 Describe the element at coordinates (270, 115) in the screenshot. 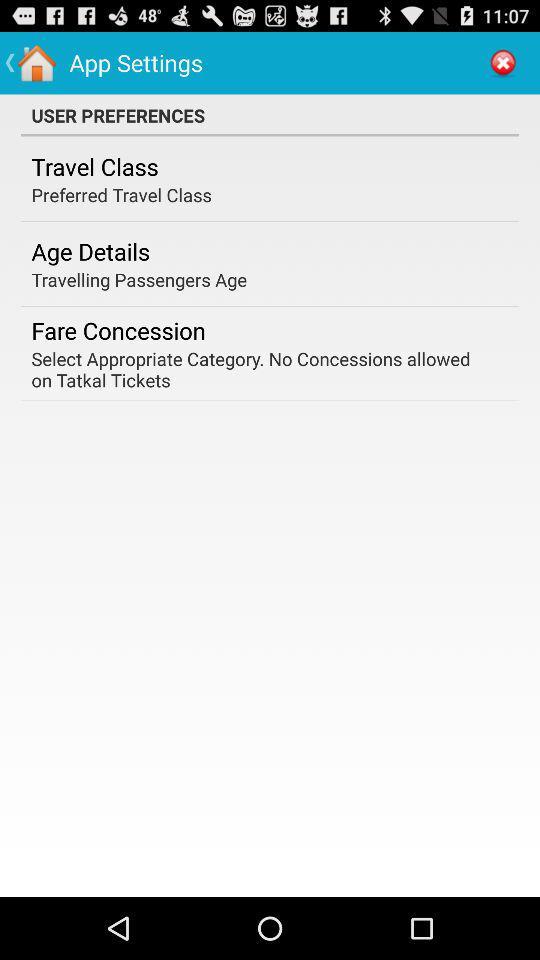

I see `user preferences item` at that location.